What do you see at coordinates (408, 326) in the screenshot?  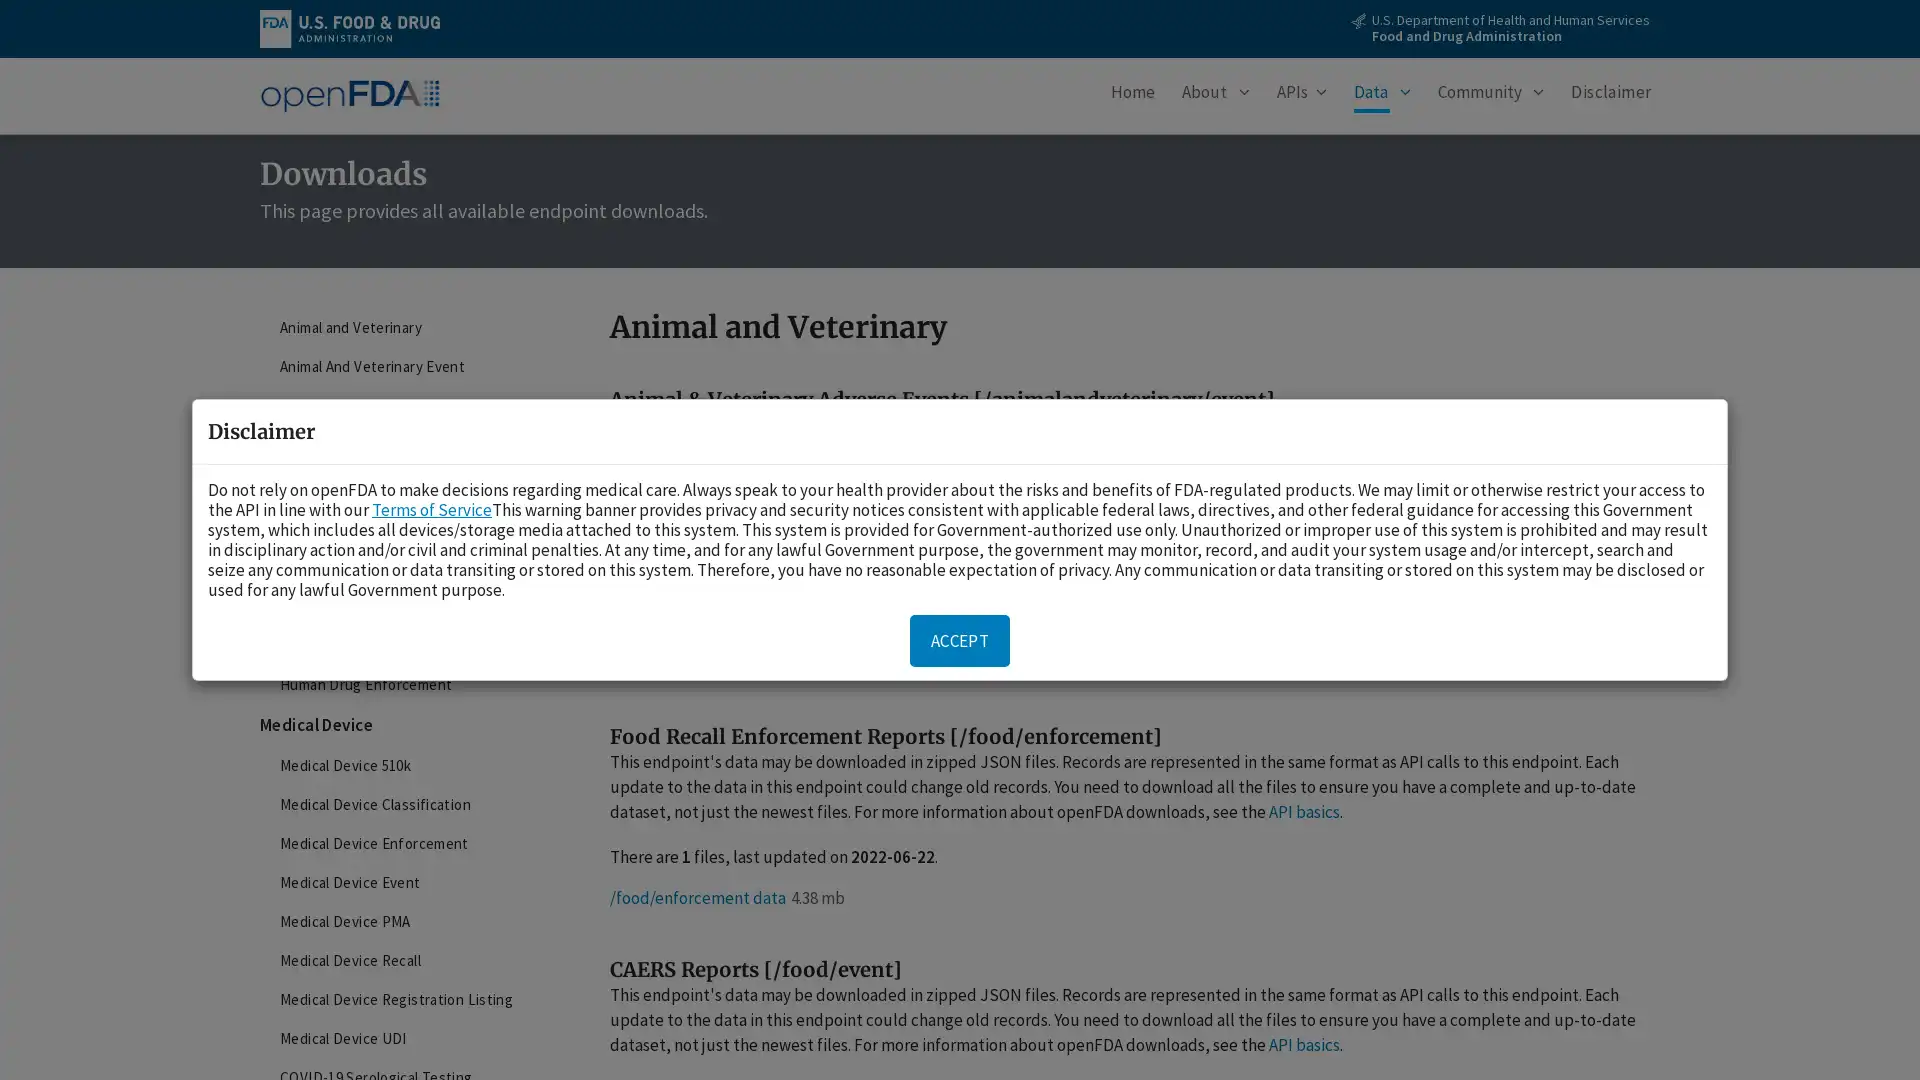 I see `Animal and Veterinary` at bounding box center [408, 326].